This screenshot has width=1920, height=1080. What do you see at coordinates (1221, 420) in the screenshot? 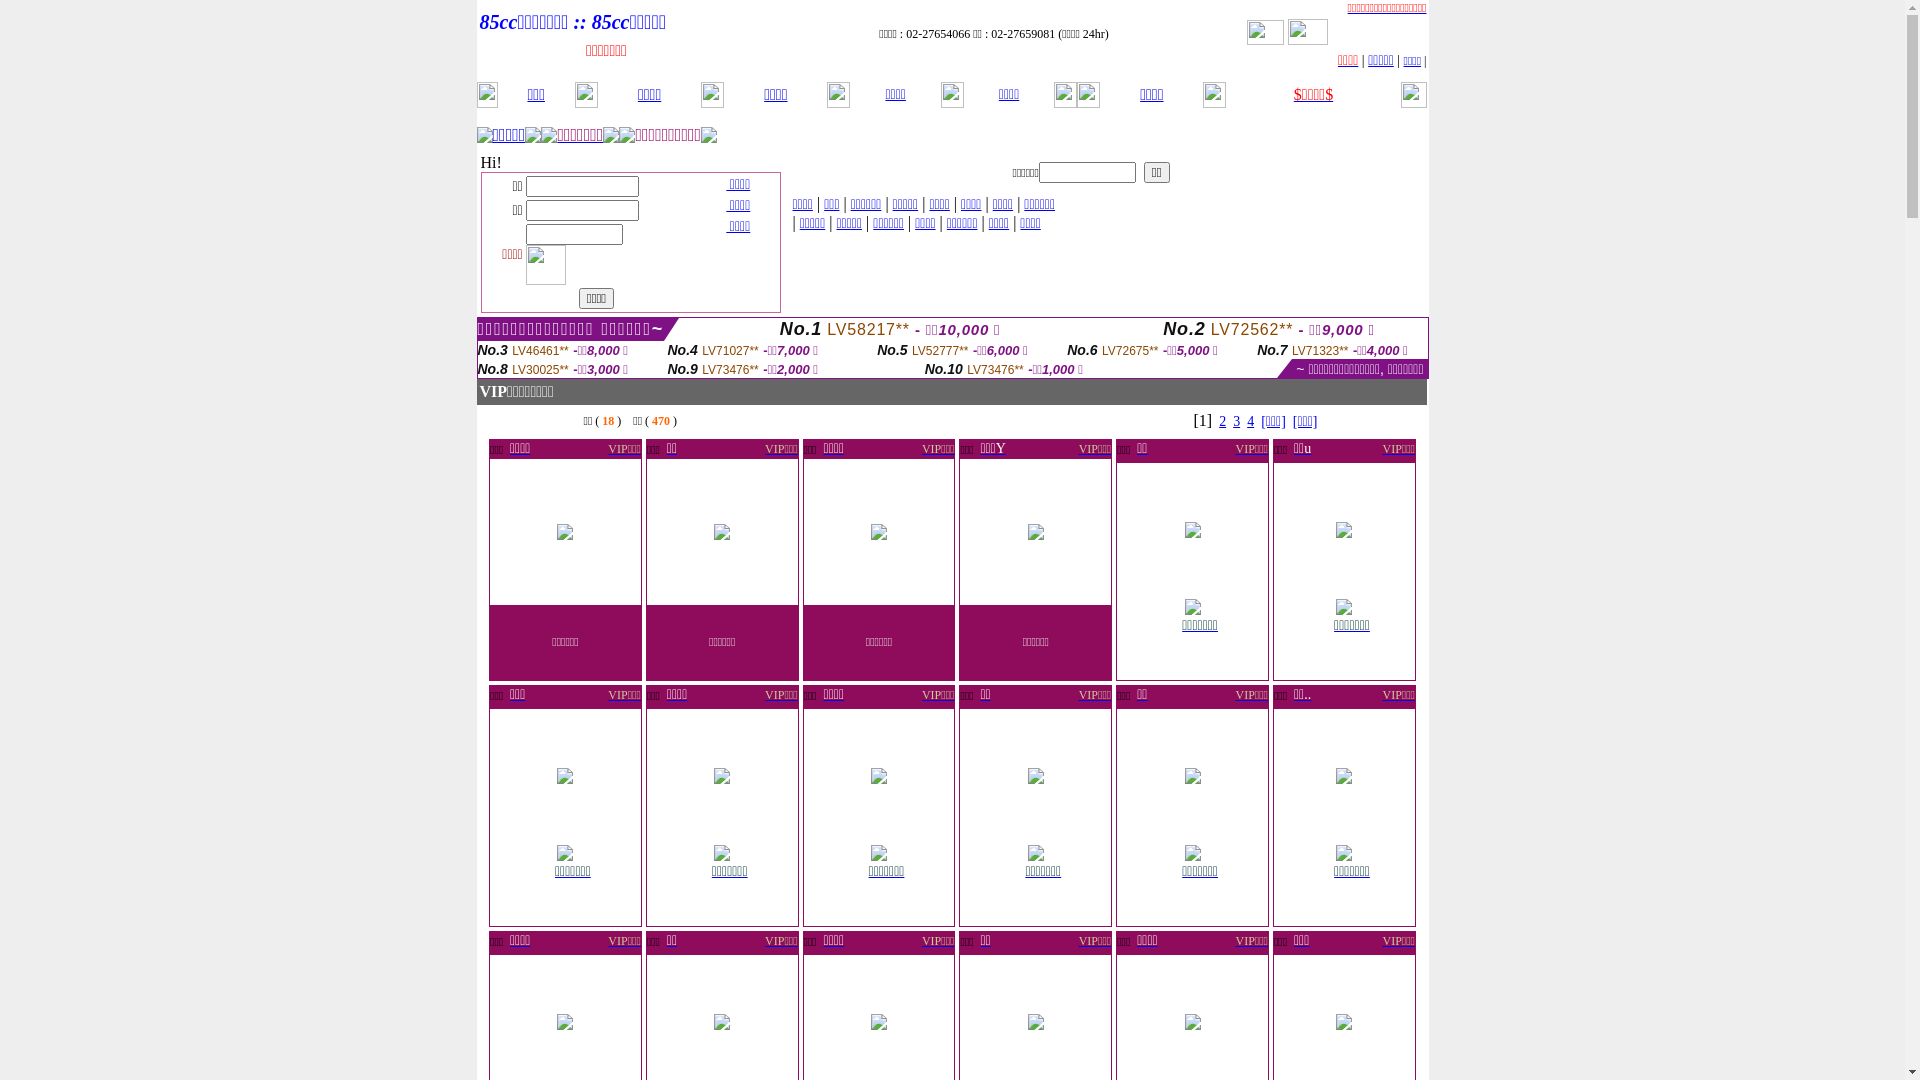
I see `'2'` at bounding box center [1221, 420].